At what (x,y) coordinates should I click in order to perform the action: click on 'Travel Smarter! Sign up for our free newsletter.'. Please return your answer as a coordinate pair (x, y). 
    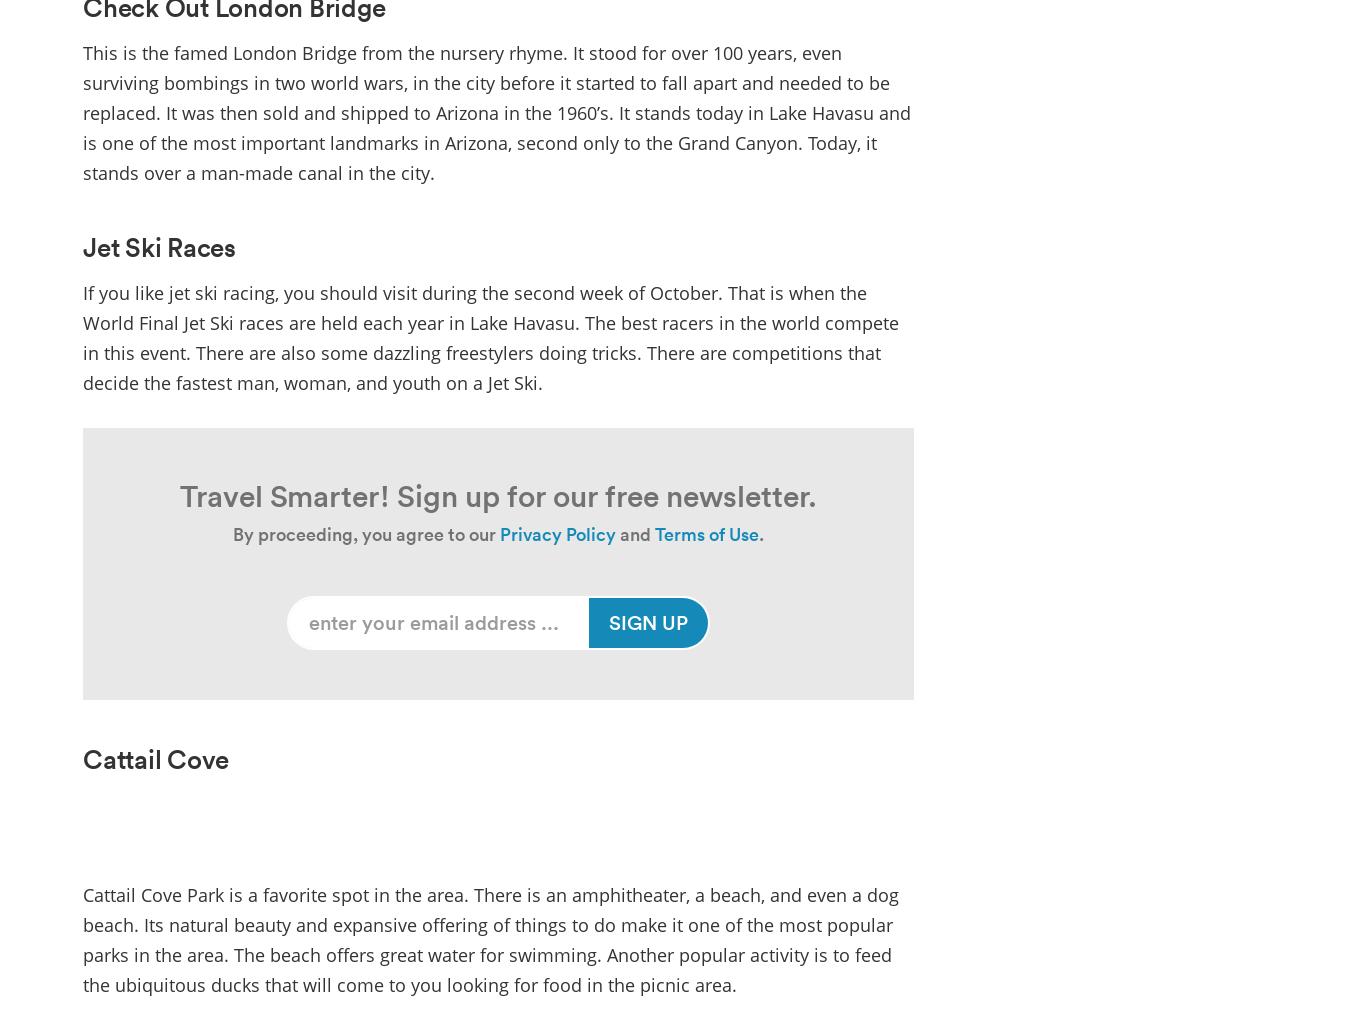
    Looking at the image, I should click on (497, 493).